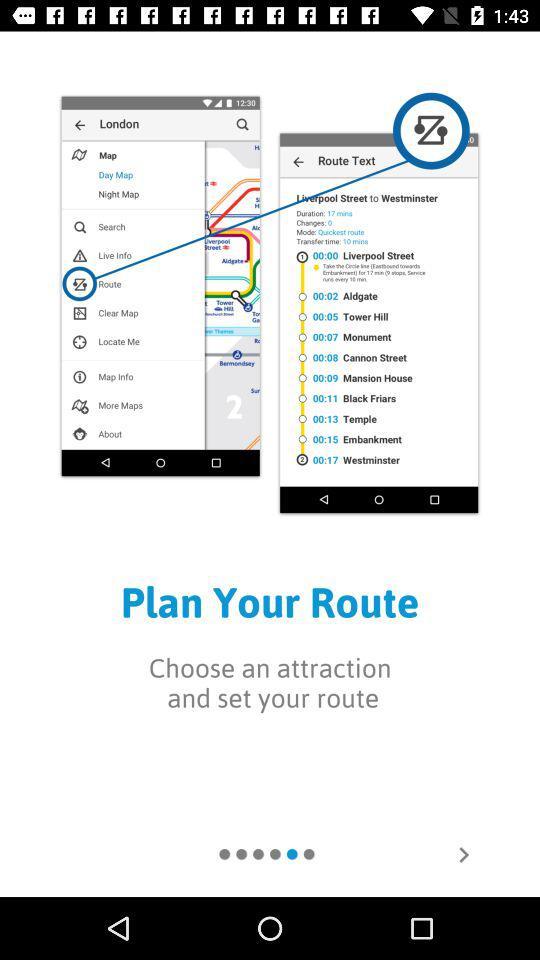  What do you see at coordinates (463, 853) in the screenshot?
I see `icon at the bottom right corner` at bounding box center [463, 853].